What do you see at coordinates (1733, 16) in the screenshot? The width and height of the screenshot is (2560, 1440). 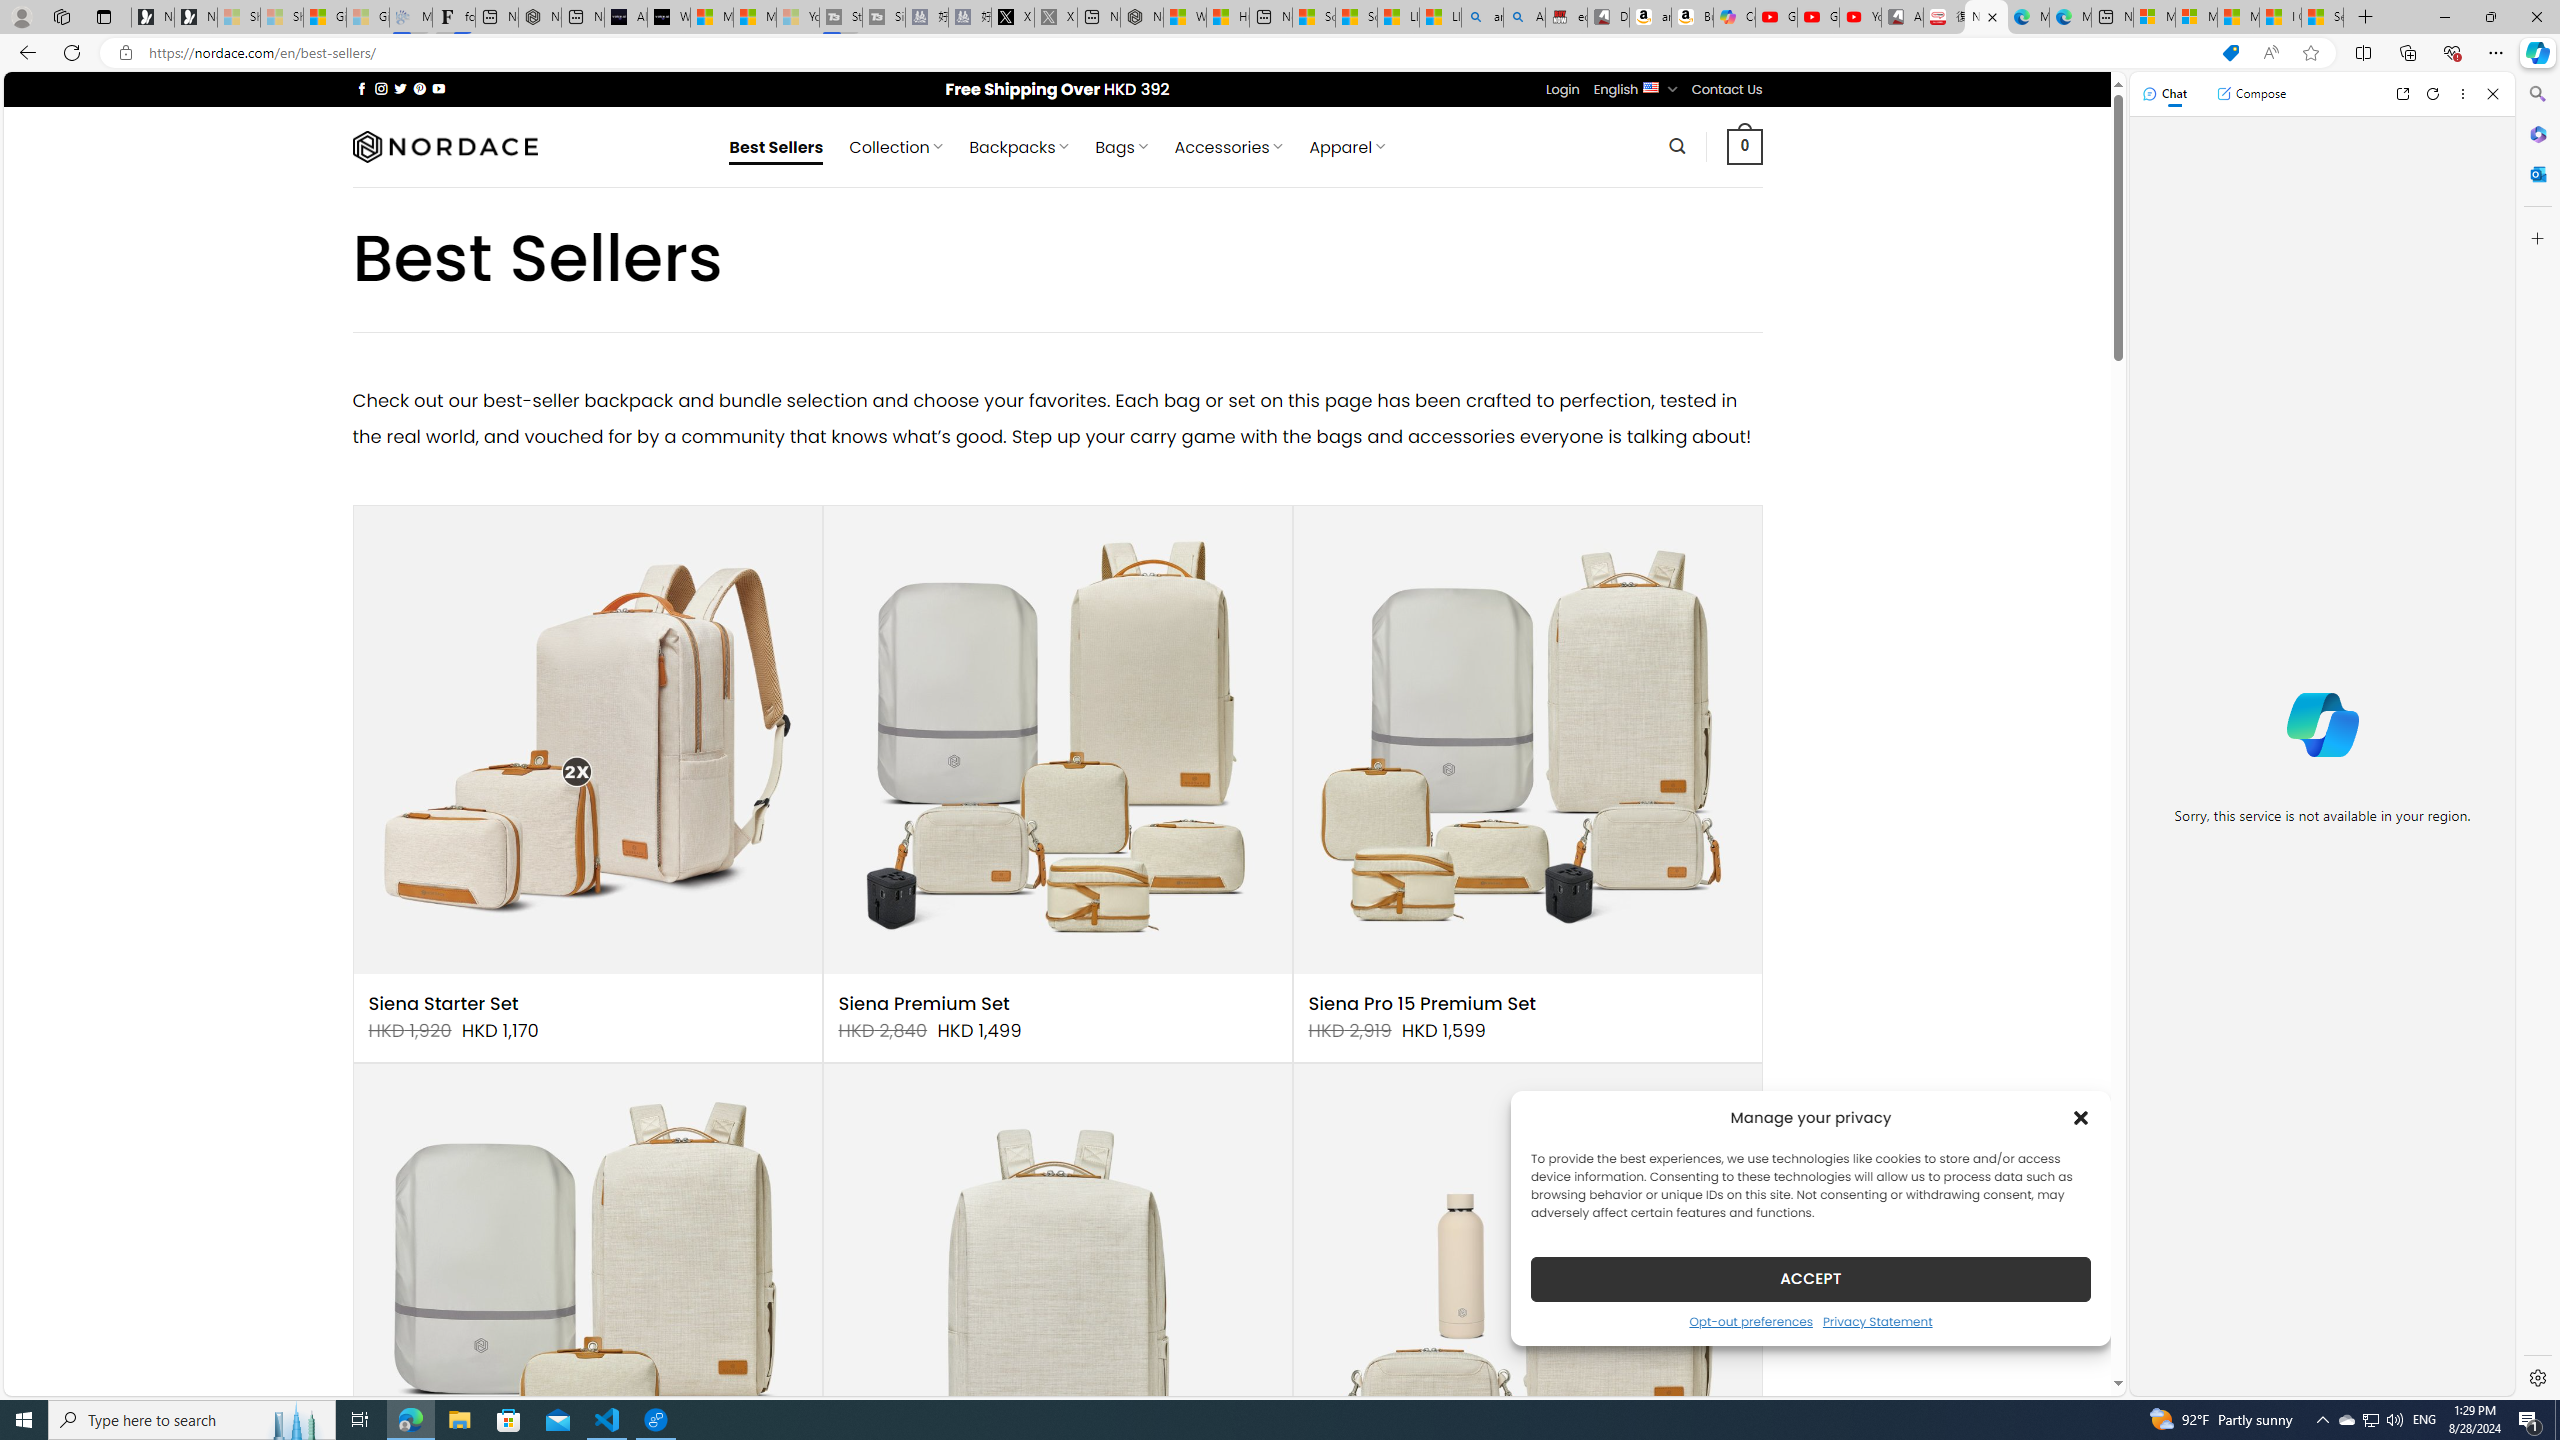 I see `'Copilot'` at bounding box center [1733, 16].